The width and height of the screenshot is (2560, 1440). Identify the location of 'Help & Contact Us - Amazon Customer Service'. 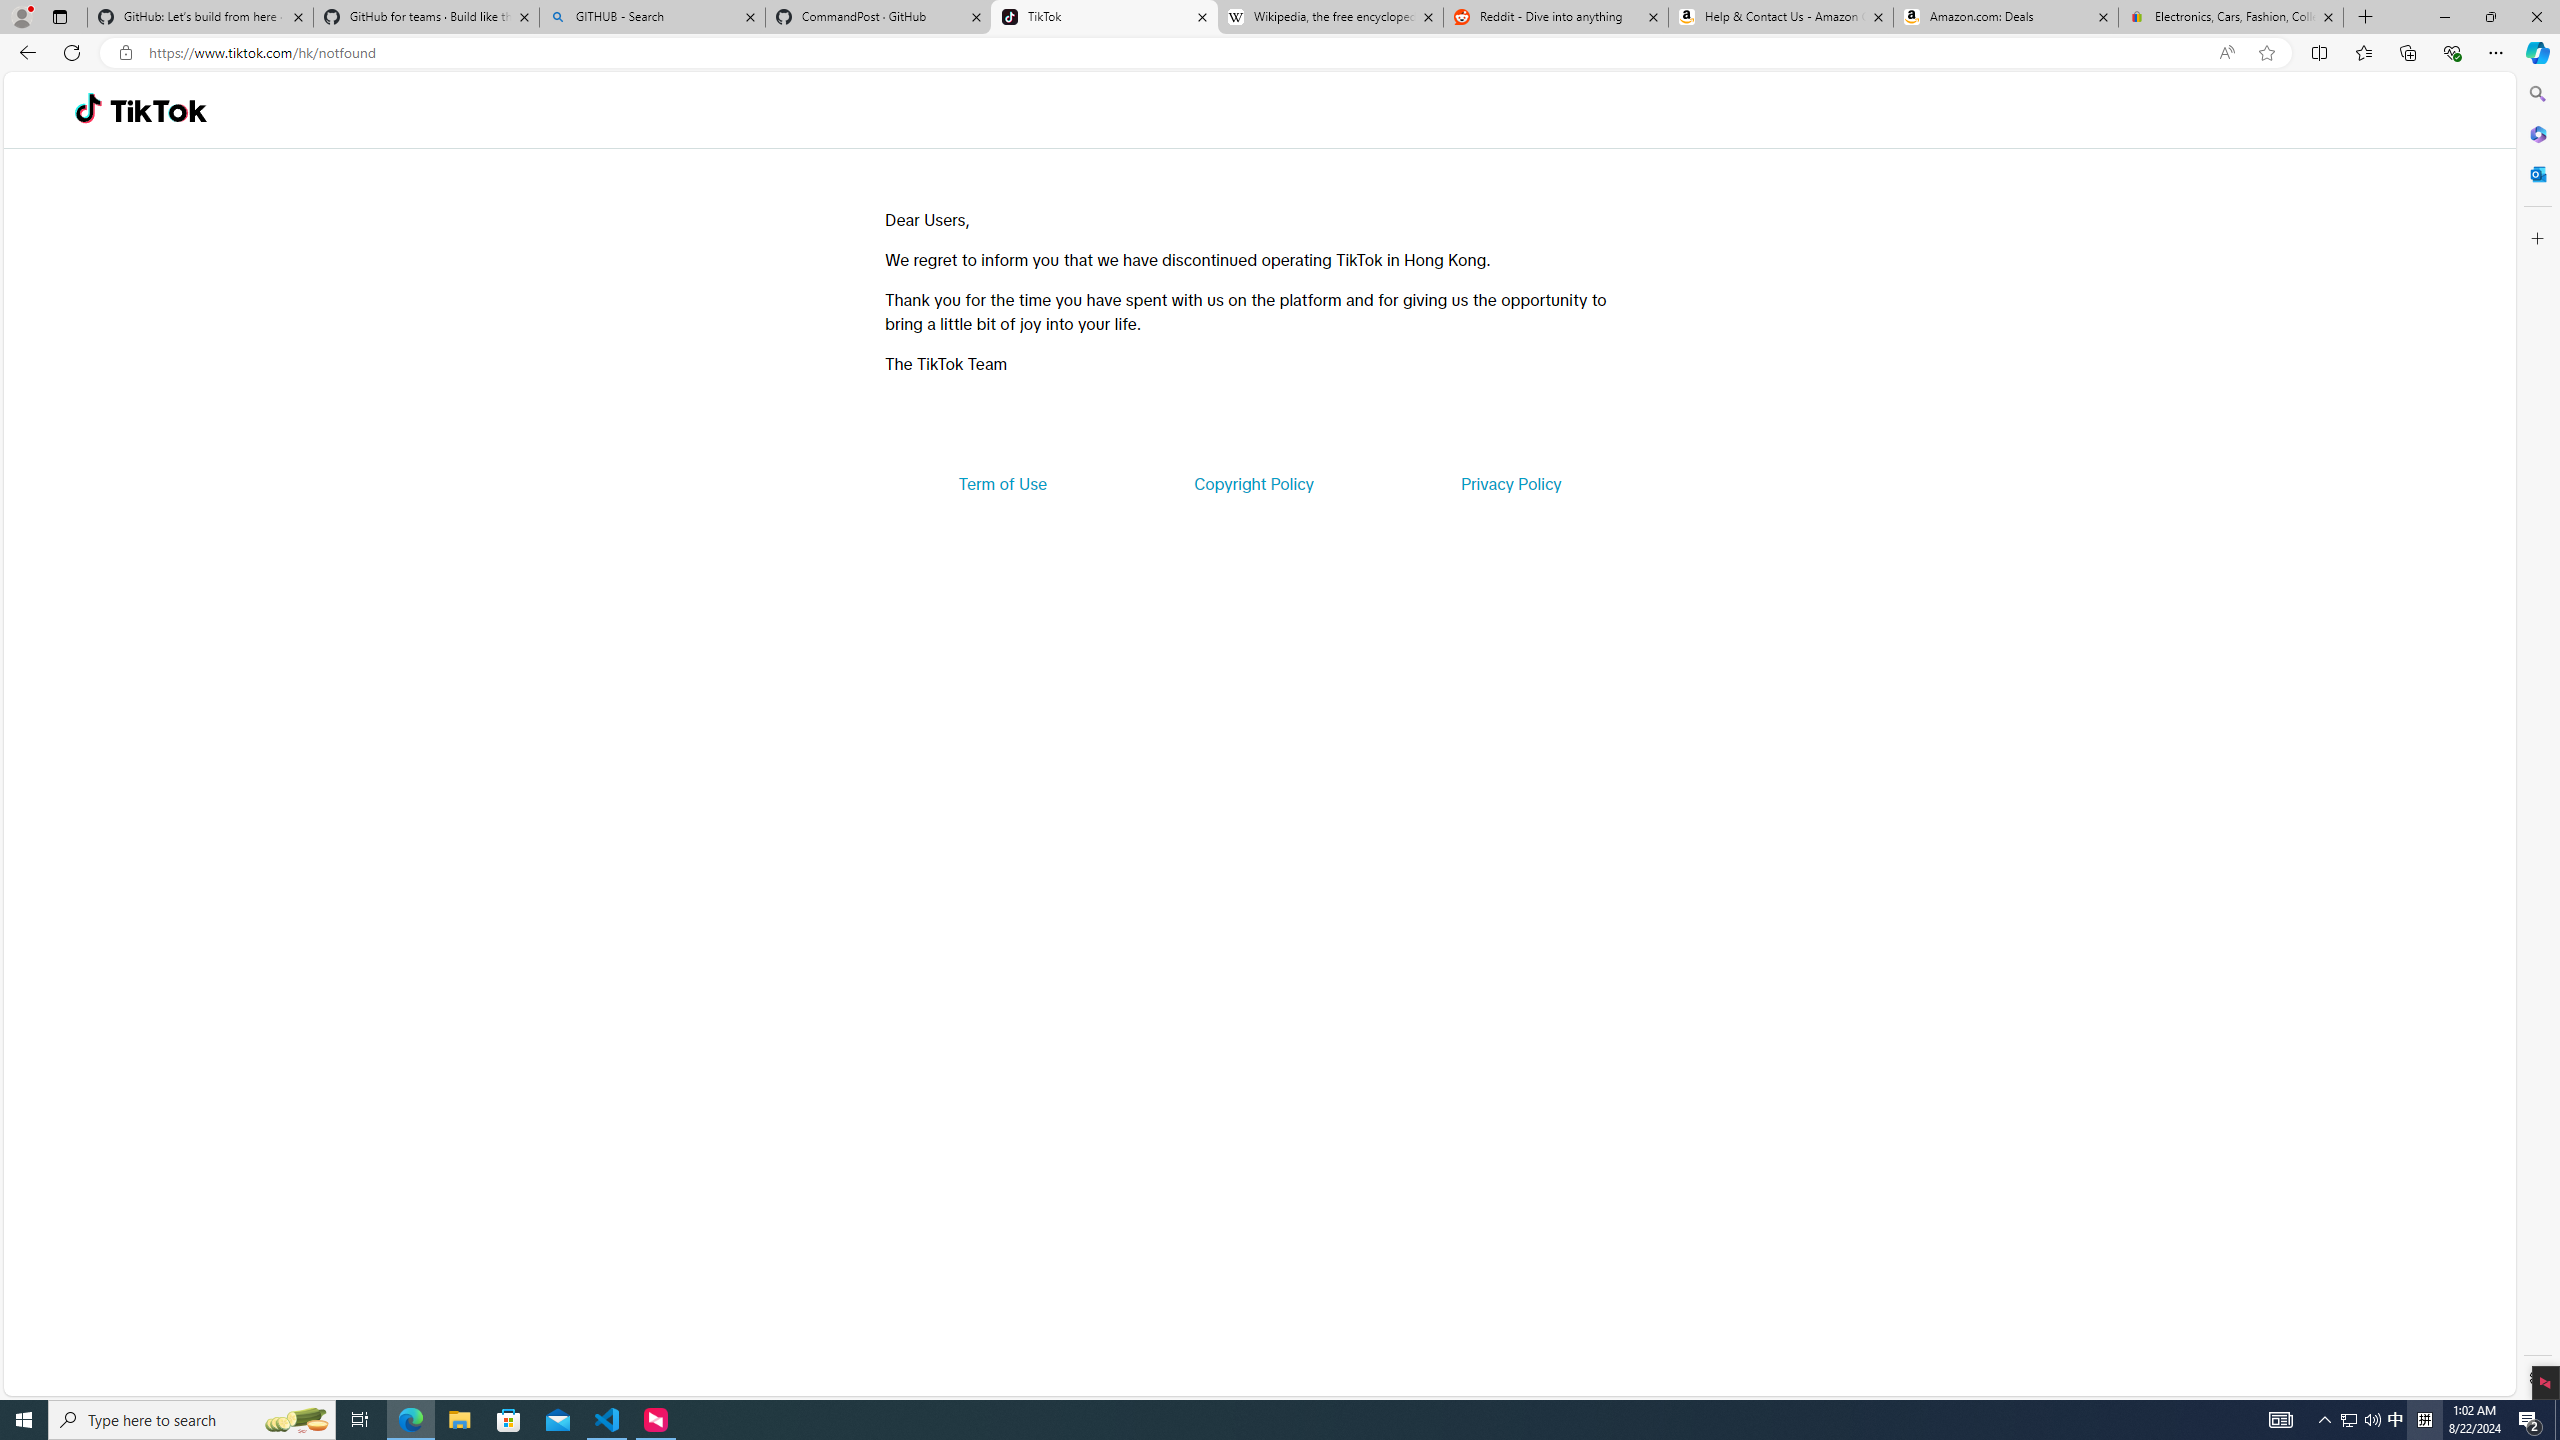
(1780, 16).